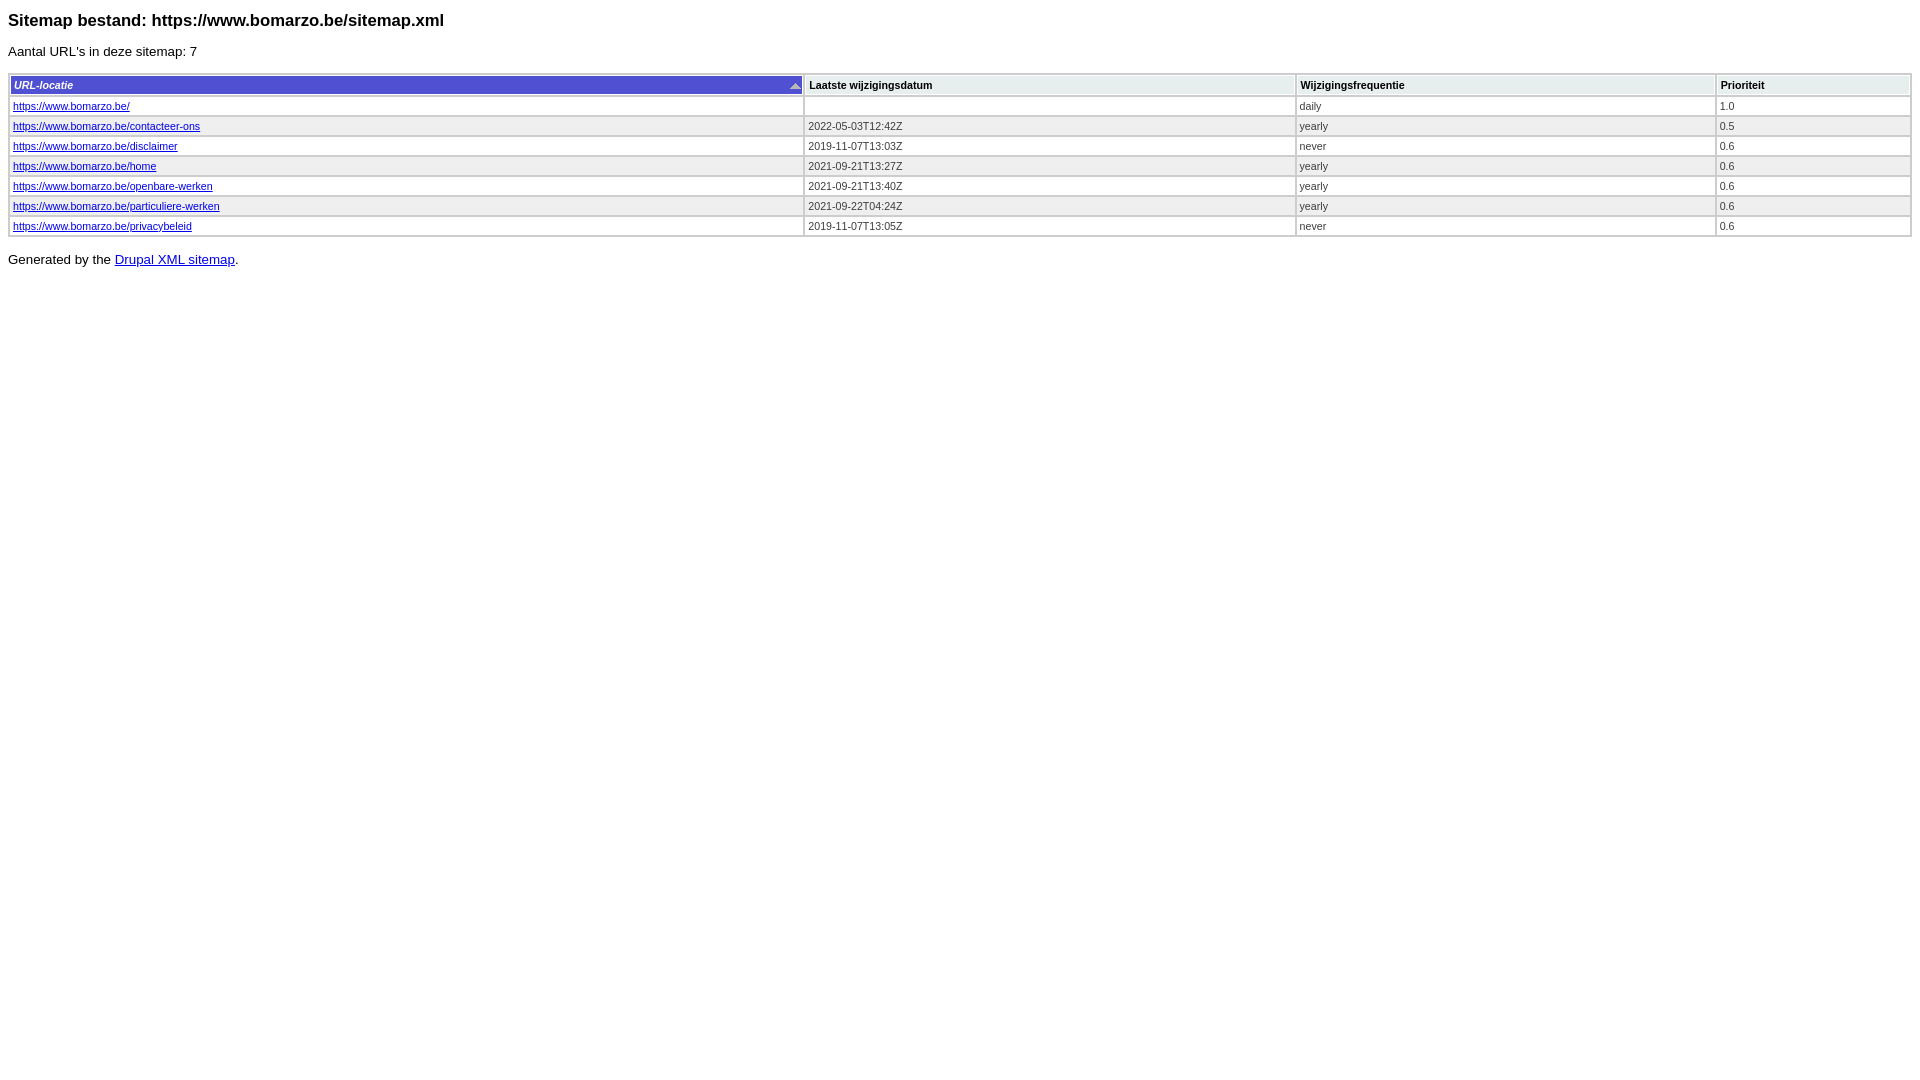  I want to click on 'https://www.bomarzo.be/particuliere-werken', so click(13, 205).